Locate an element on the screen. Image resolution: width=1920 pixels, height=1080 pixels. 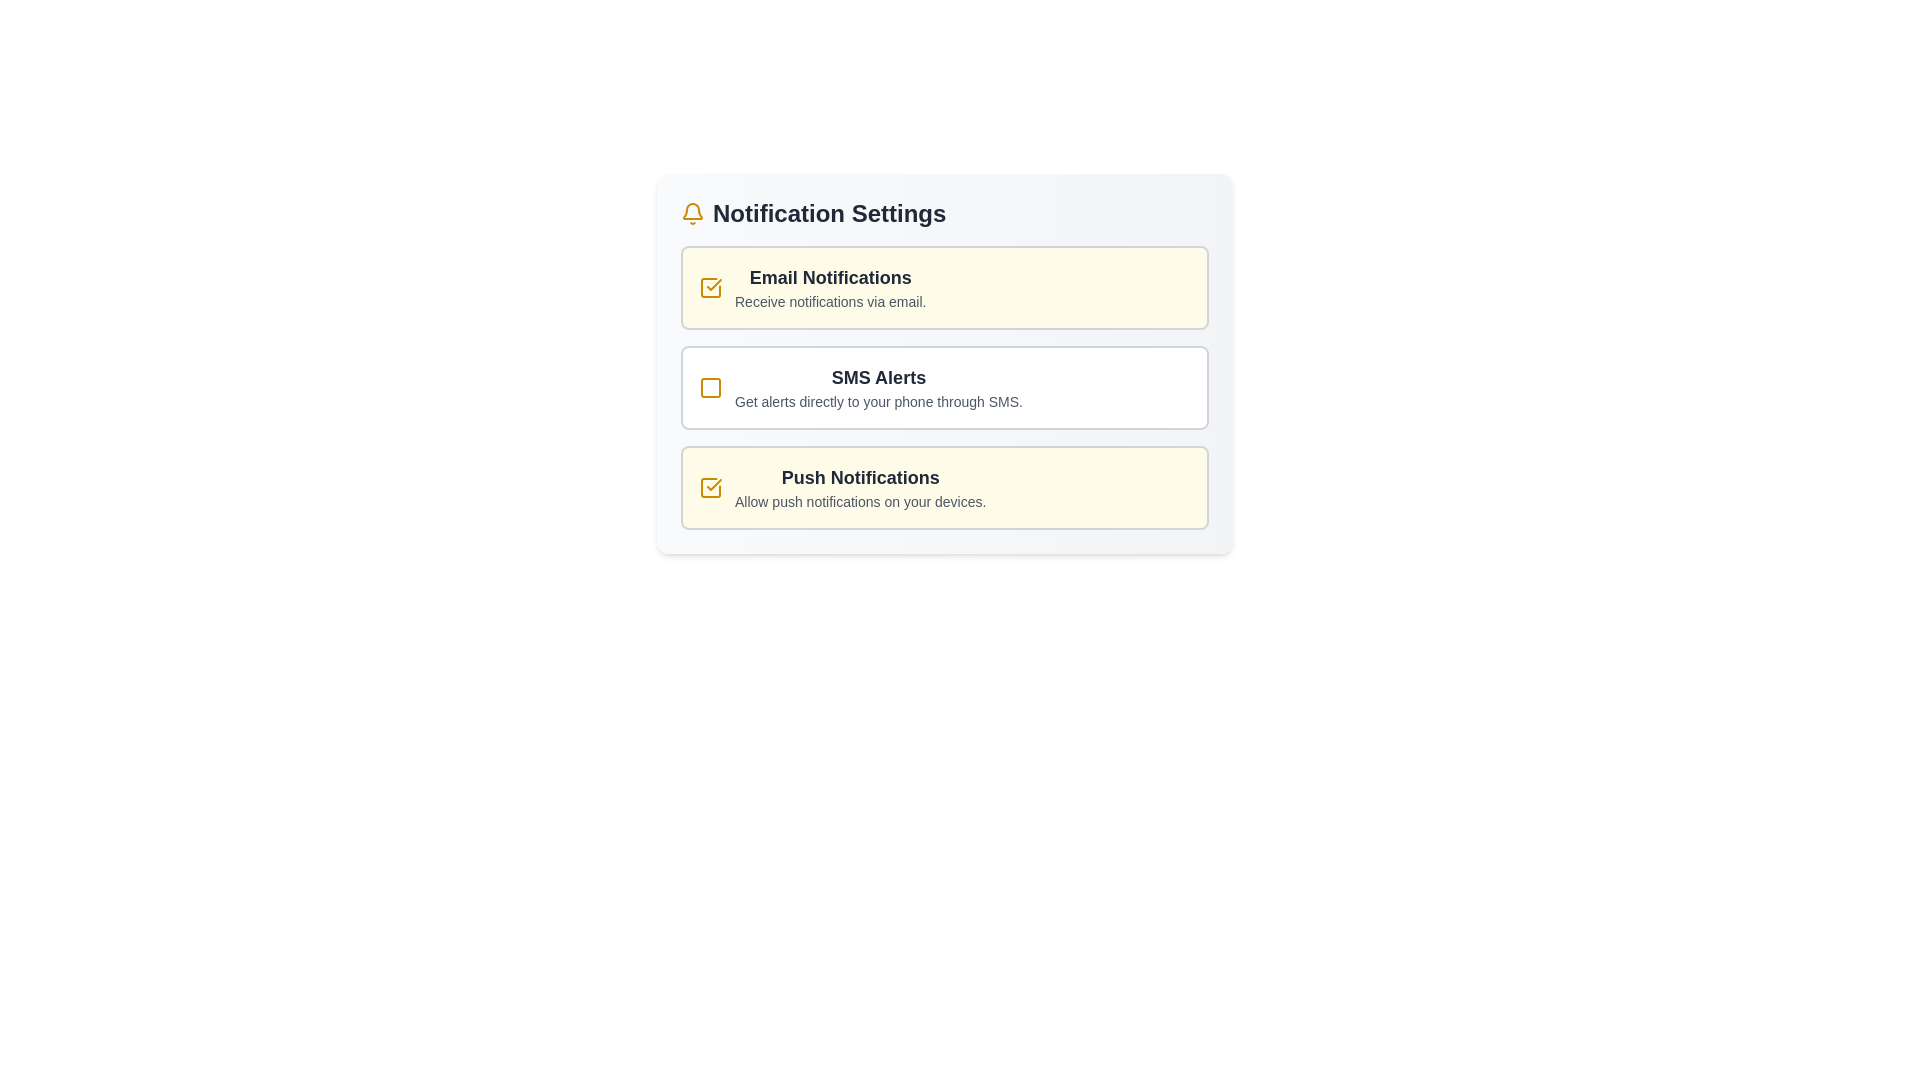
the text block that describes the purpose of enabling push notifications, which is the third entry in a vertically stacked list of notification types is located at coordinates (860, 488).